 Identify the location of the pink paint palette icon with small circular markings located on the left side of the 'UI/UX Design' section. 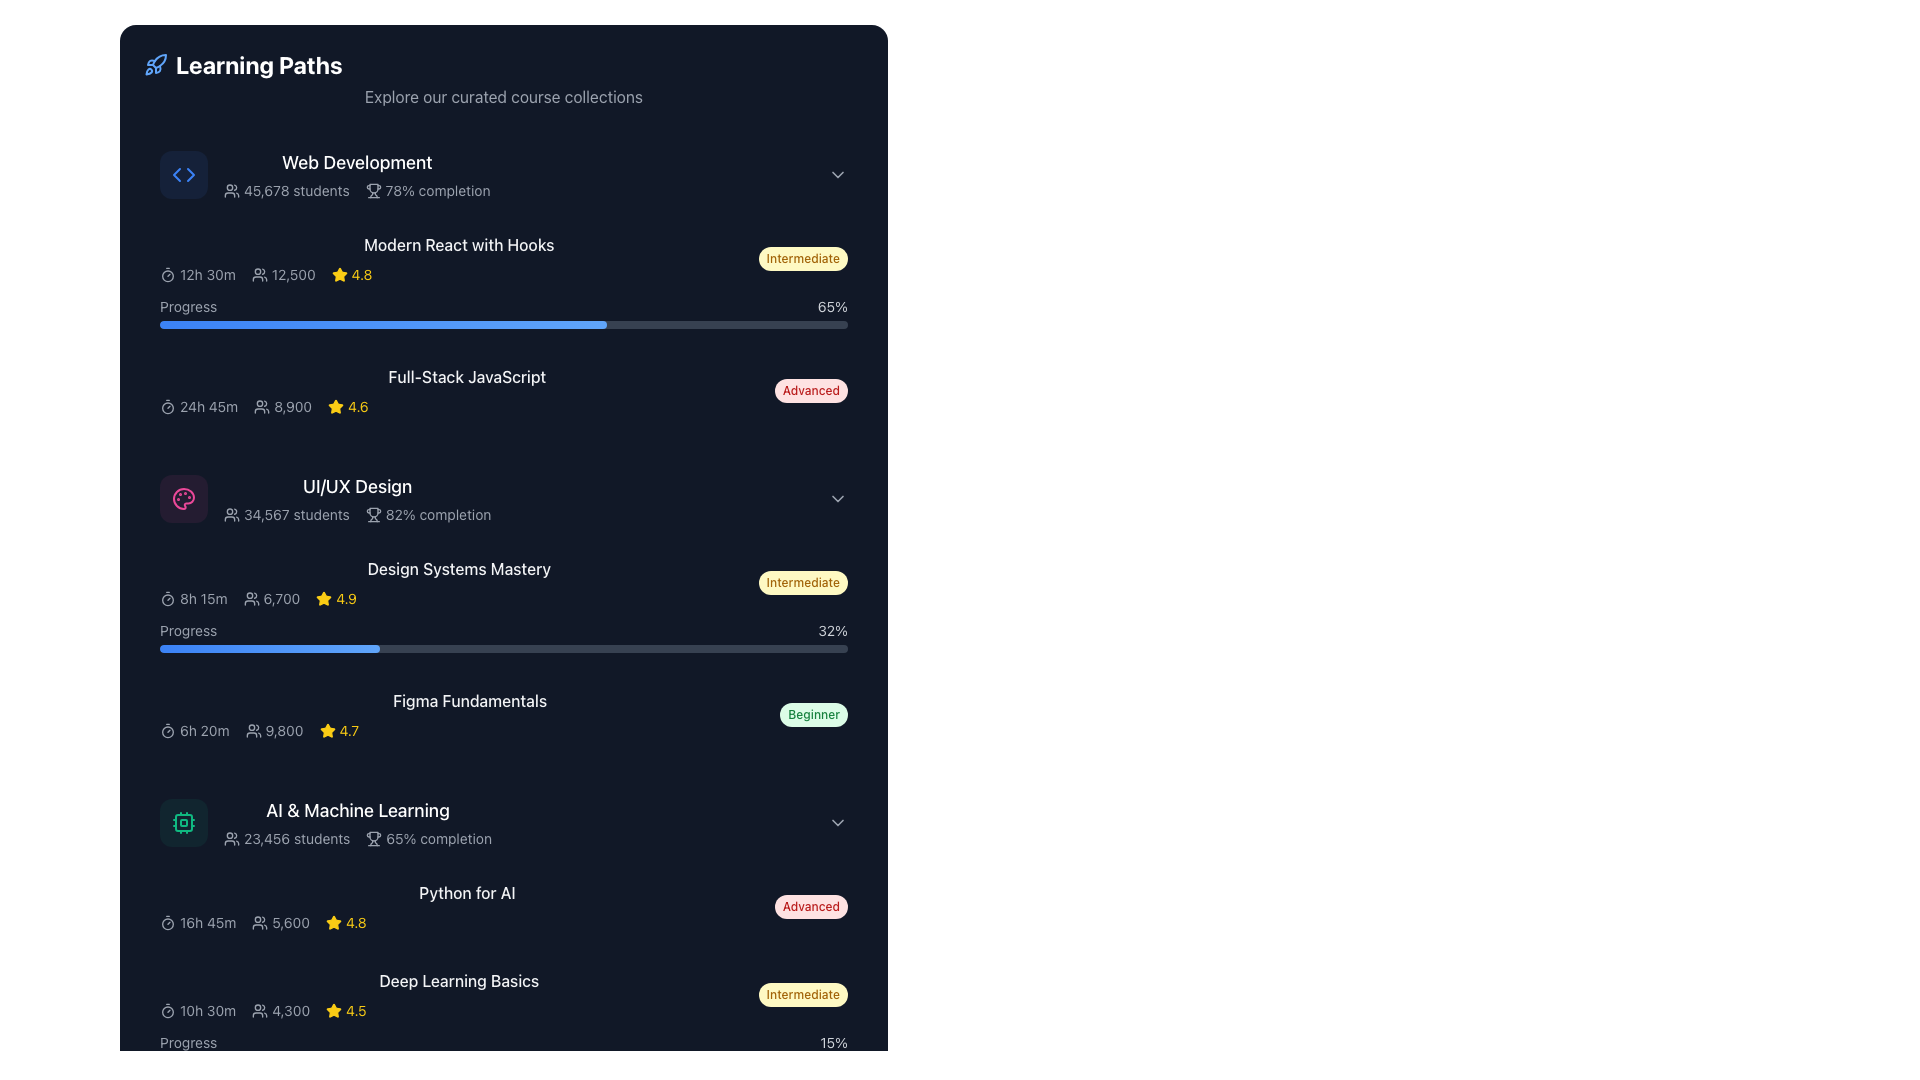
(183, 497).